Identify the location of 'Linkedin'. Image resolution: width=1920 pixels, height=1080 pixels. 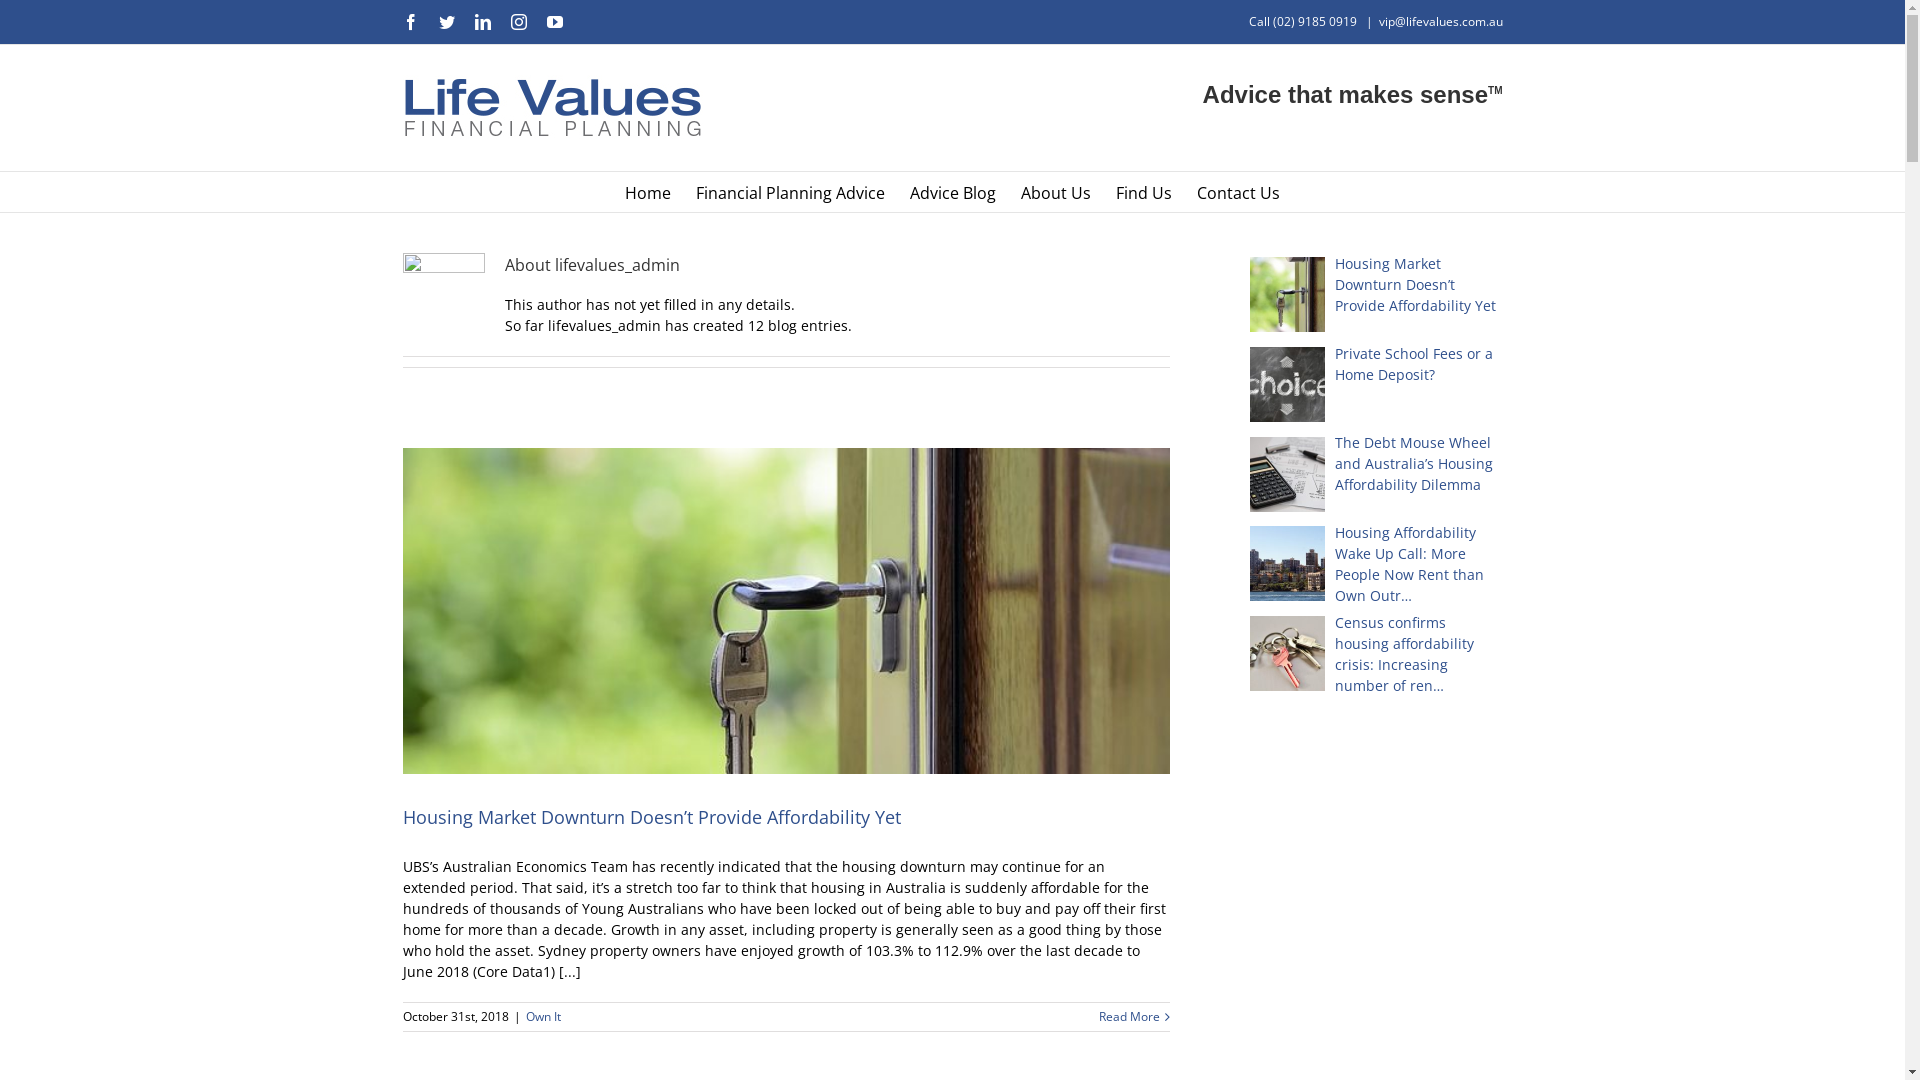
(481, 22).